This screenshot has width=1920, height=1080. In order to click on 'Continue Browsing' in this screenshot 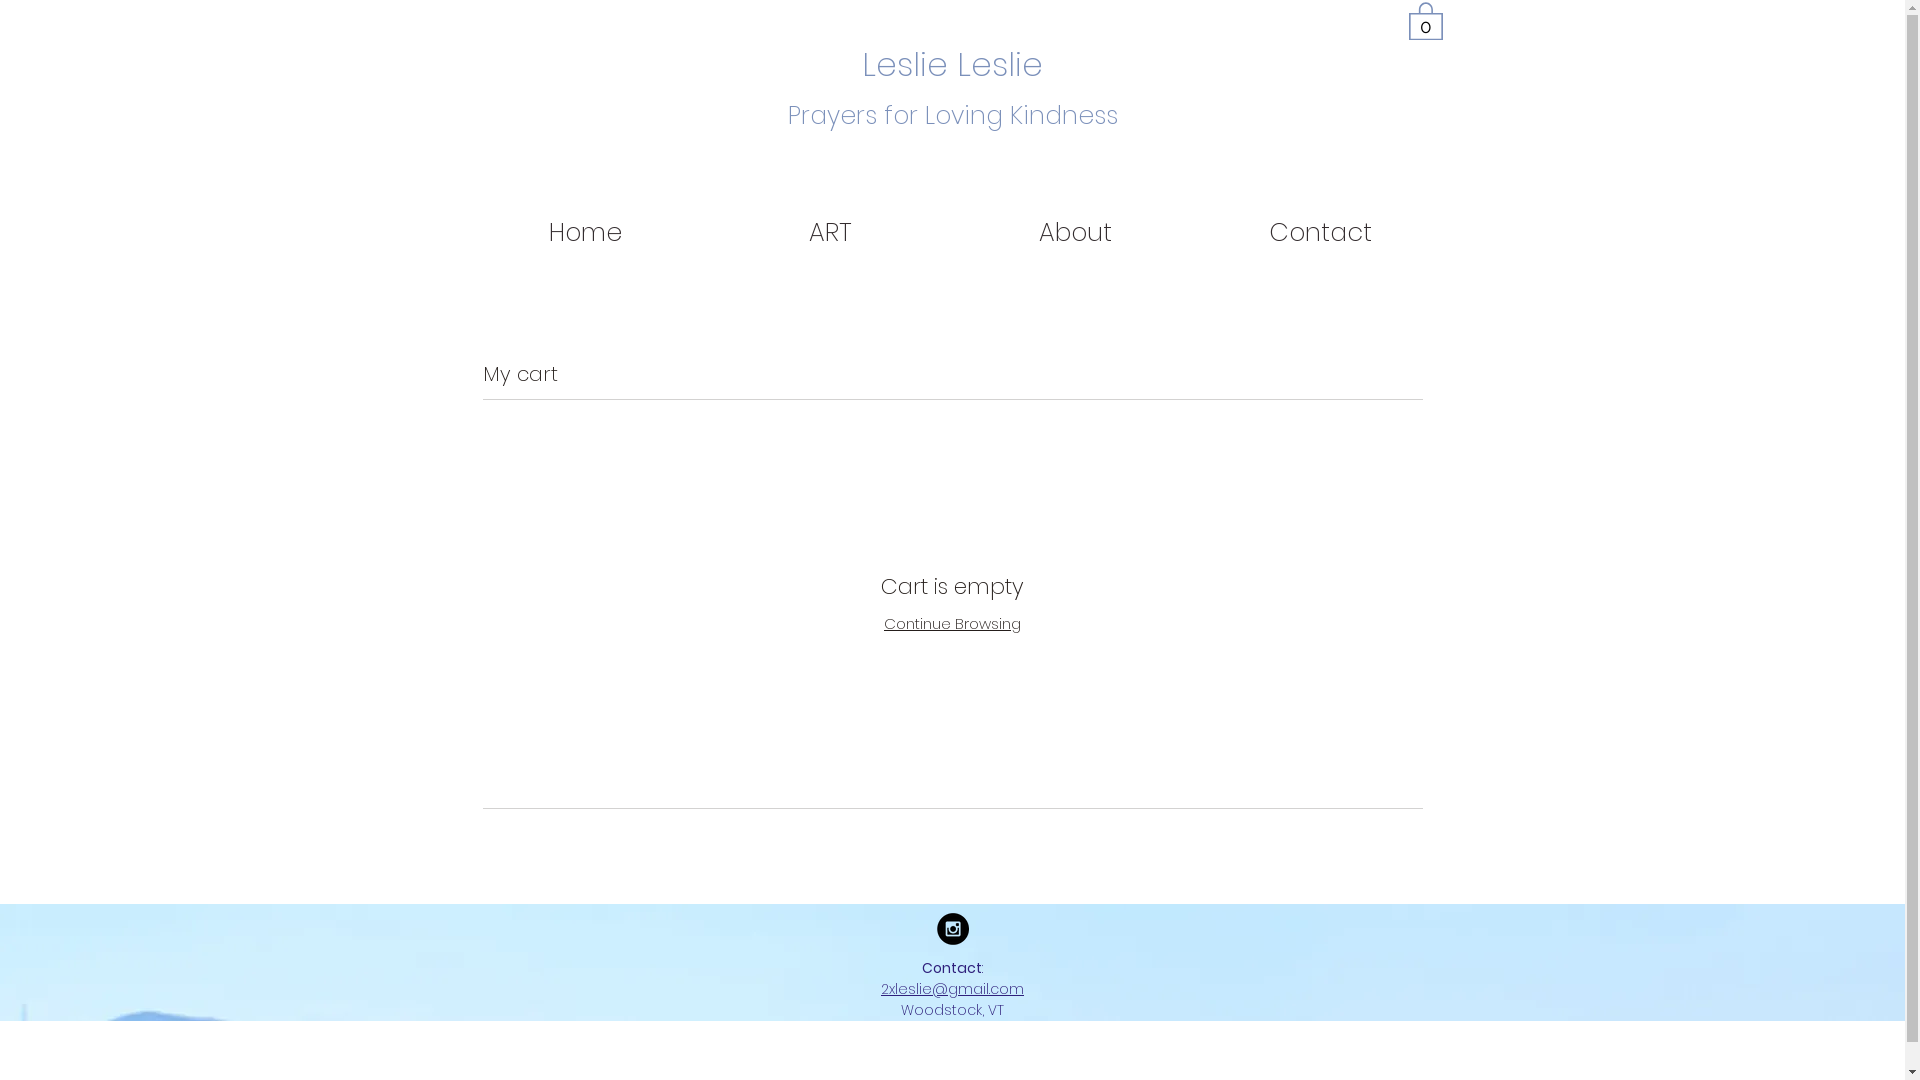, I will do `click(882, 622)`.